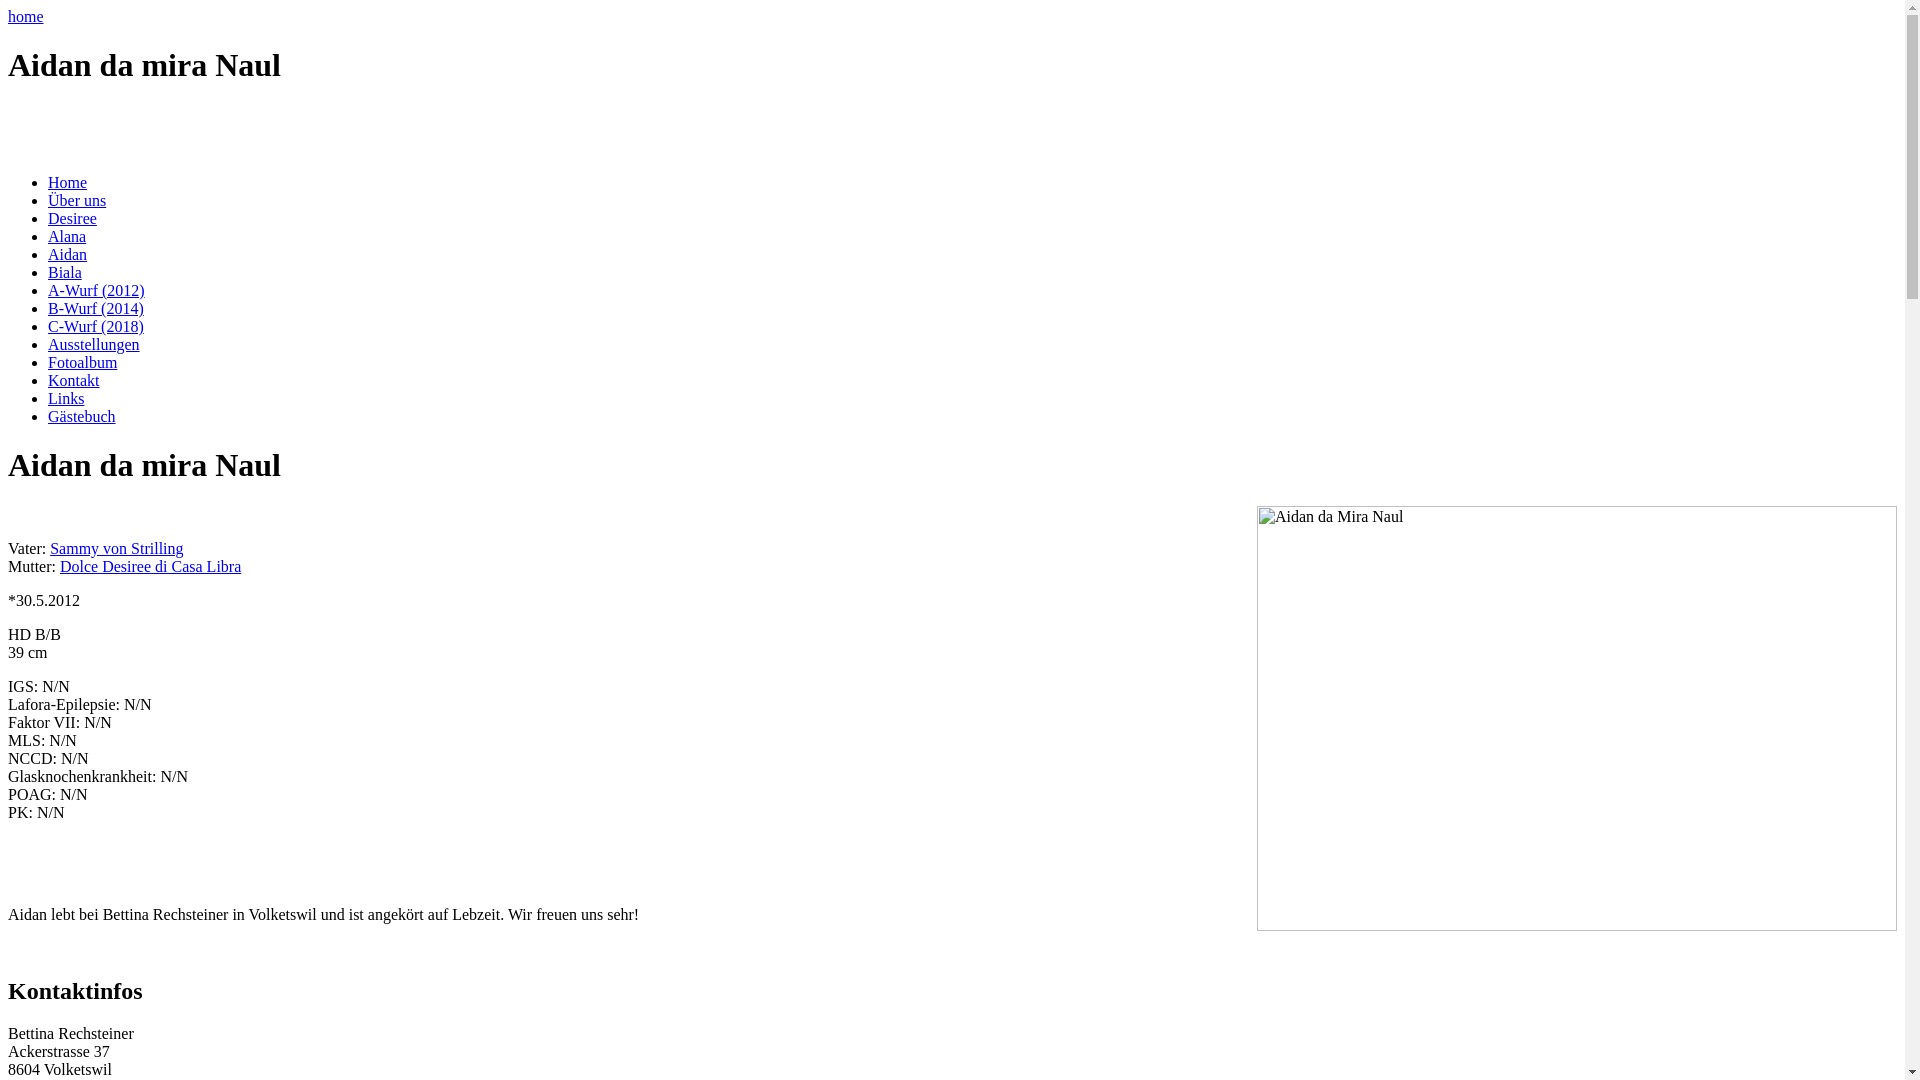 This screenshot has width=1920, height=1080. Describe the element at coordinates (95, 290) in the screenshot. I see `'A-Wurf (2012)'` at that location.